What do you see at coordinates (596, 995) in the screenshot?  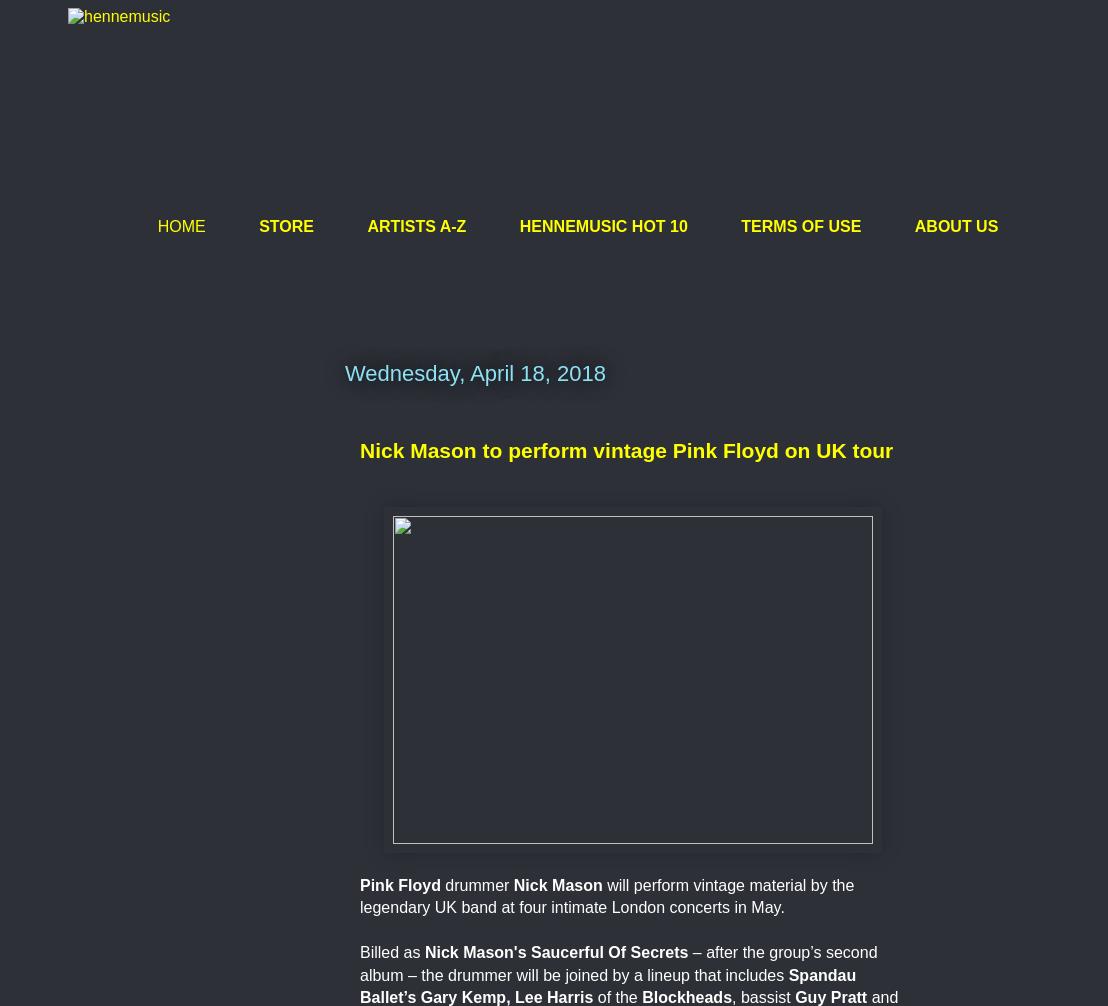 I see `'of the'` at bounding box center [596, 995].